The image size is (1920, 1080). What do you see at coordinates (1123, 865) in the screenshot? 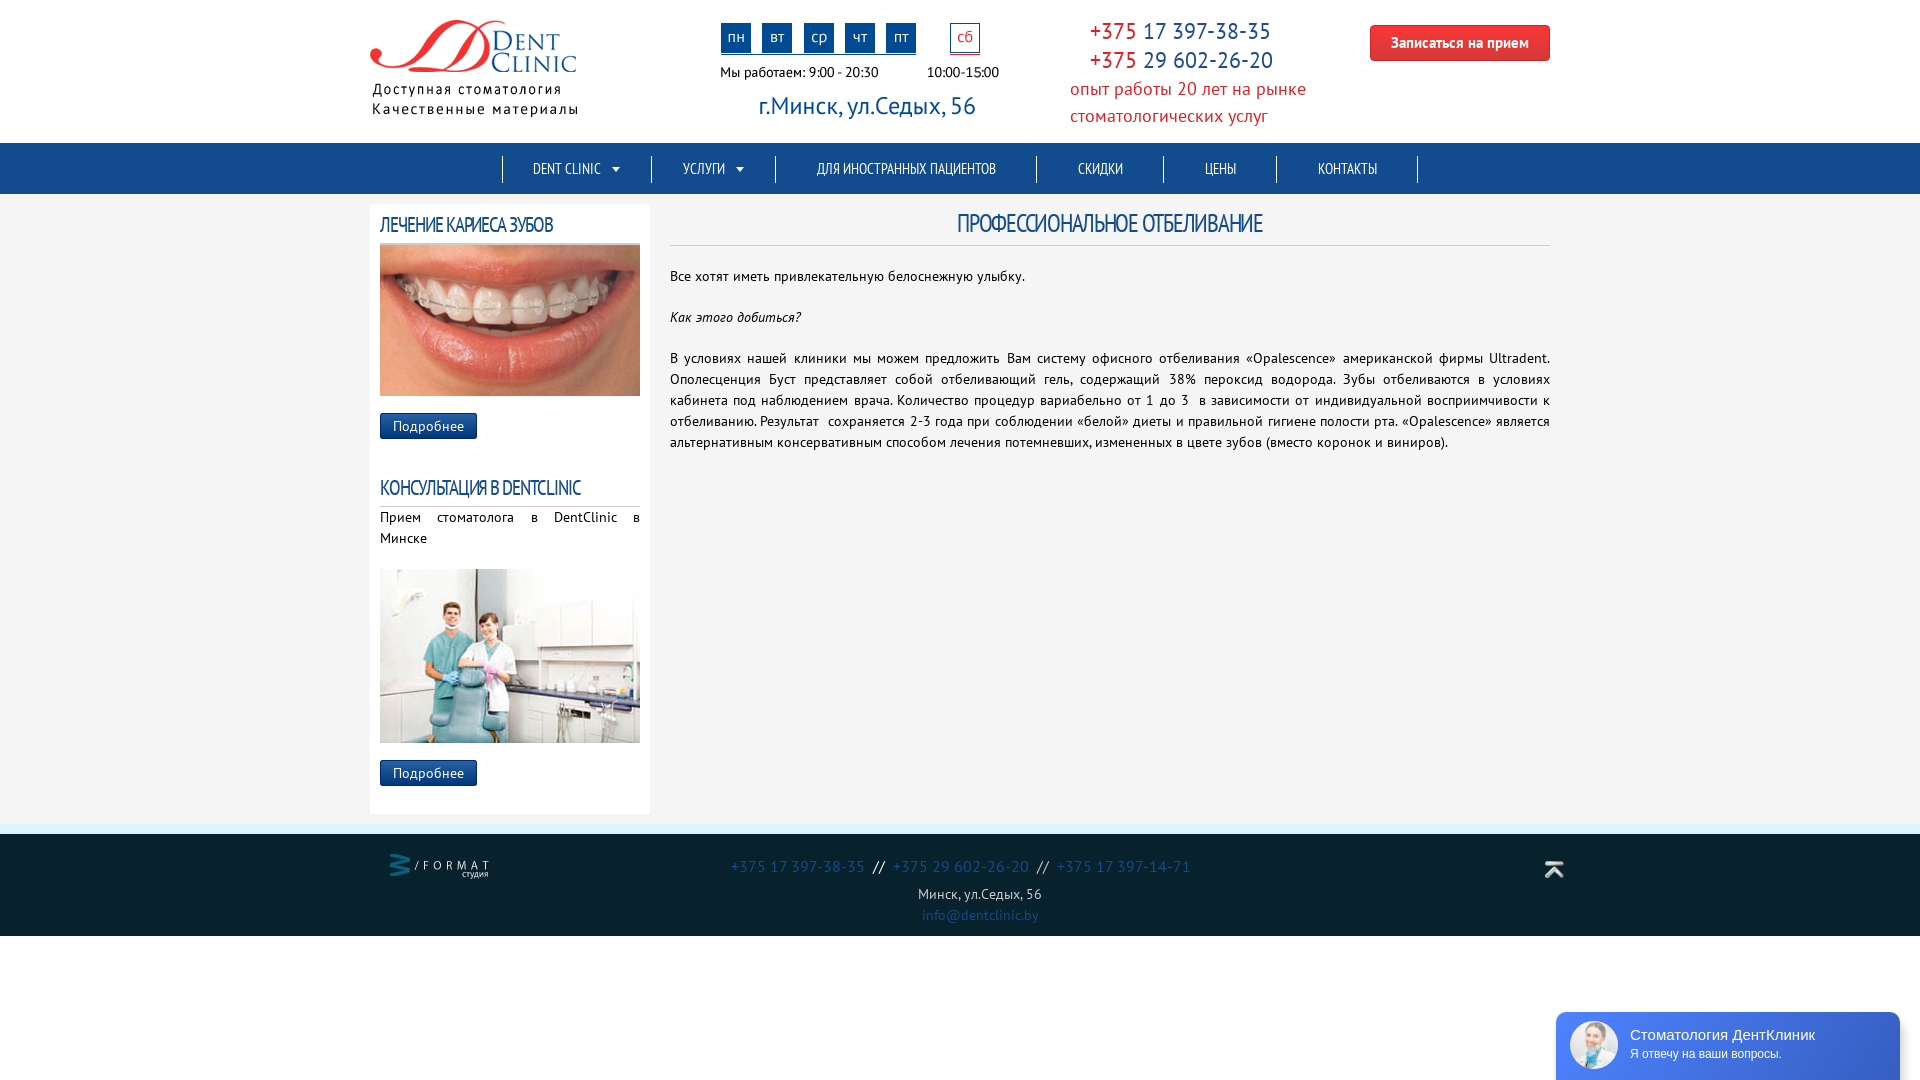
I see `'+375 17 397-14-71'` at bounding box center [1123, 865].